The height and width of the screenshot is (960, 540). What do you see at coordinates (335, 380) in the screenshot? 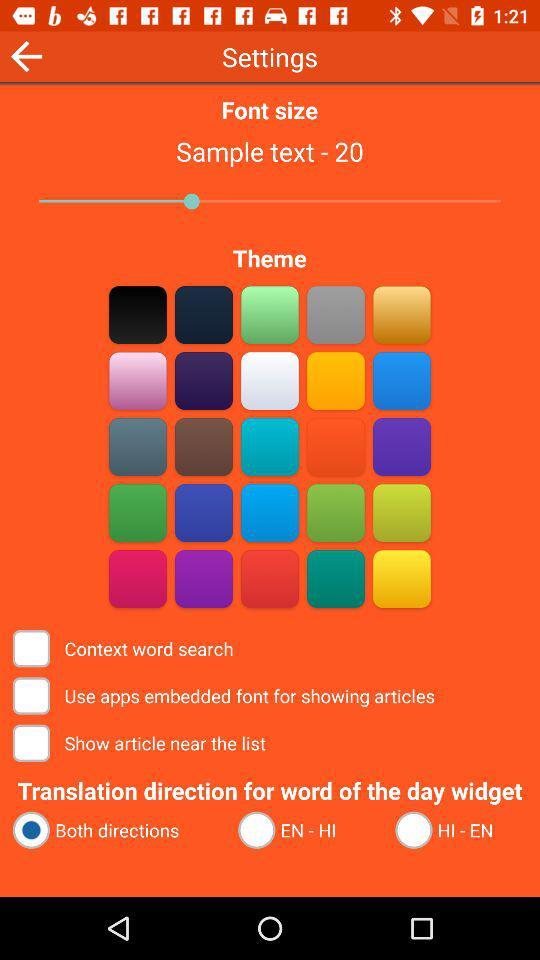
I see `yellow` at bounding box center [335, 380].